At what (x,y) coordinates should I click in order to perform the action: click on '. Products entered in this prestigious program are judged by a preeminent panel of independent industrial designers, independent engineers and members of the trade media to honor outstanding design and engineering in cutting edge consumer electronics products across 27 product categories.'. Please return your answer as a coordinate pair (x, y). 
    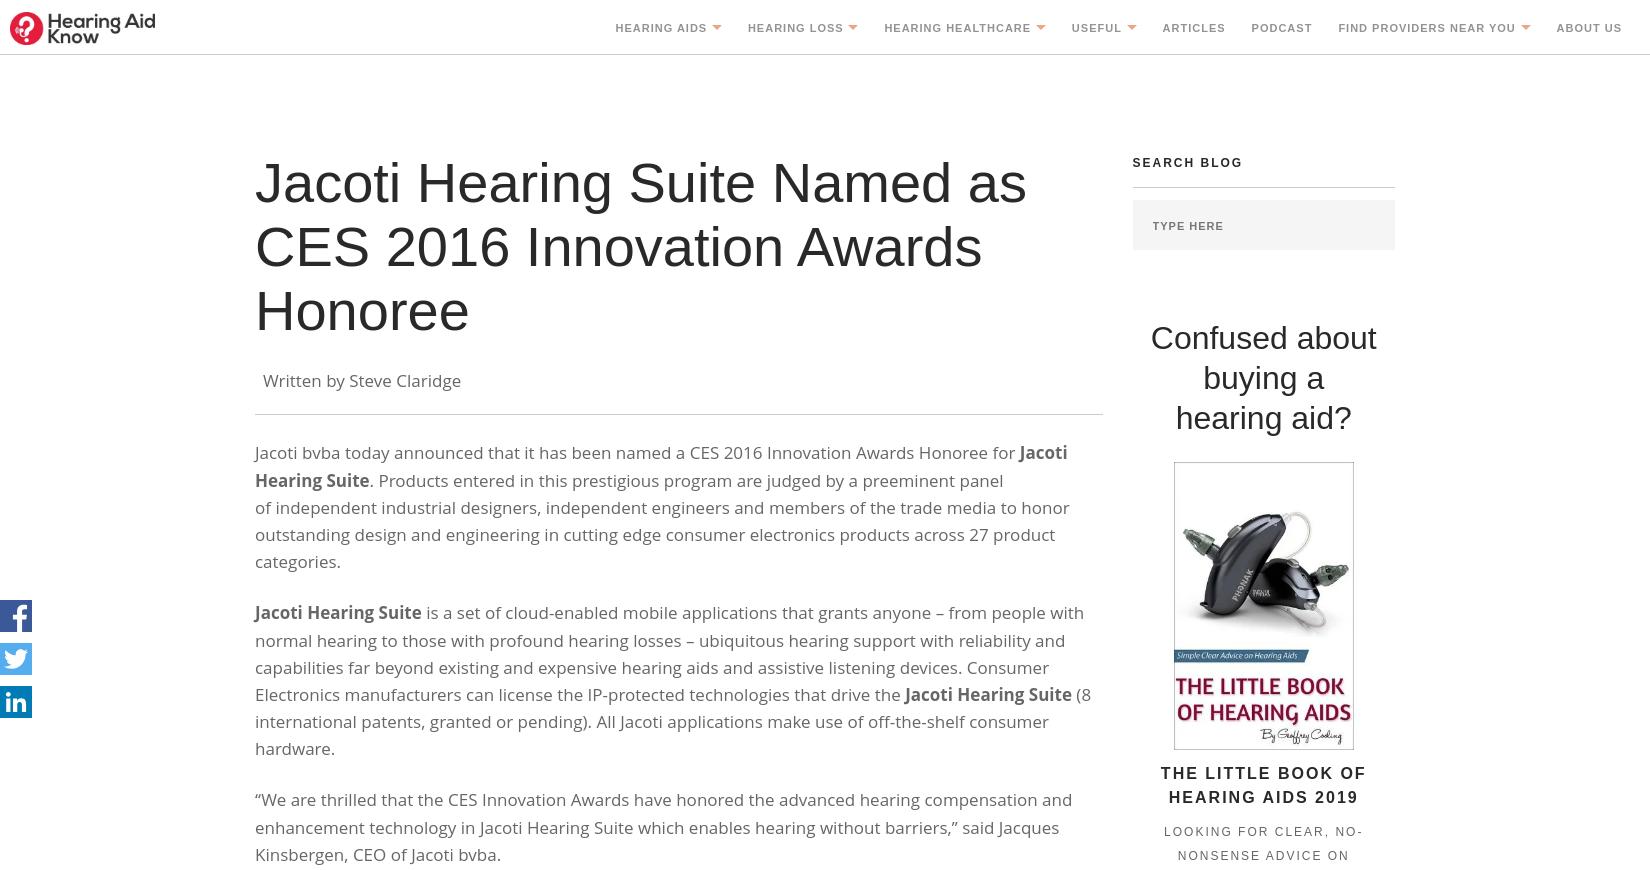
    Looking at the image, I should click on (660, 519).